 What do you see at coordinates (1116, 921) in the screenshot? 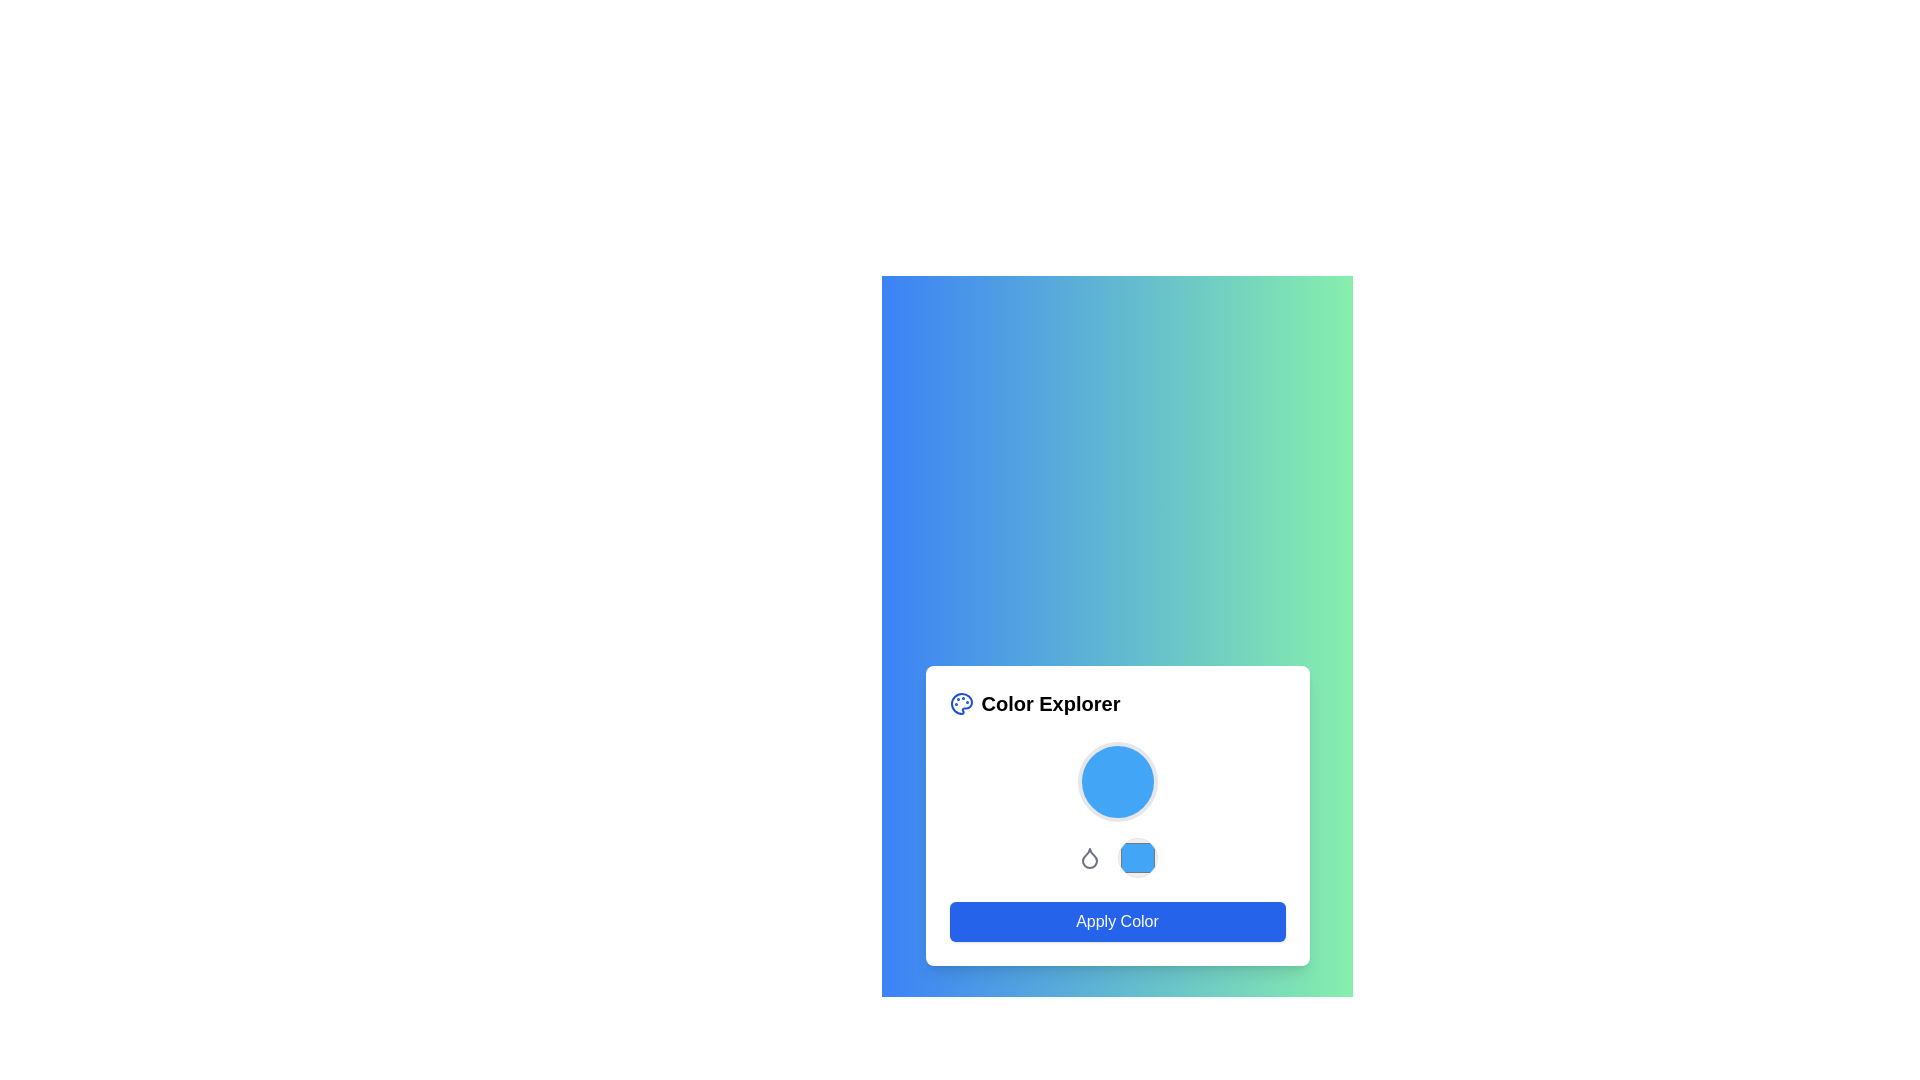
I see `the actionable button at the bottom of the 'Color Explorer' card to trigger a potential styling change` at bounding box center [1116, 921].